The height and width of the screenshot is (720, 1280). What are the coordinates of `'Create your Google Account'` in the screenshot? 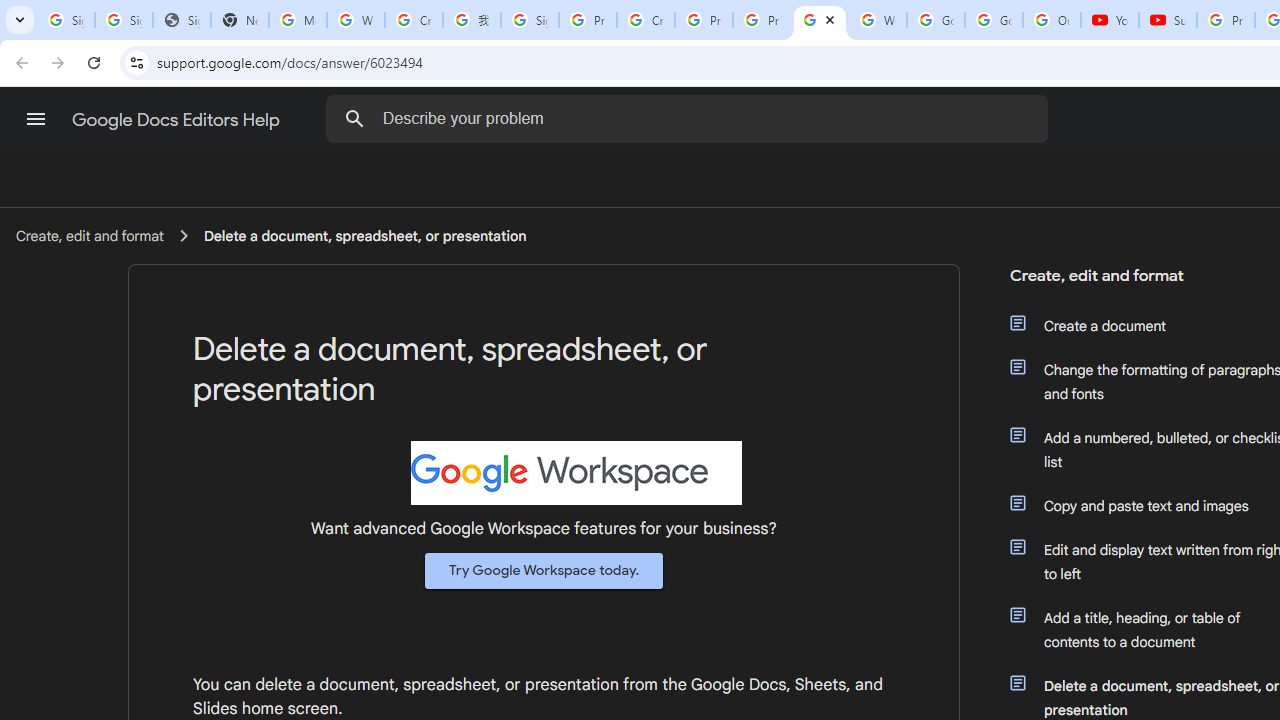 It's located at (413, 20).